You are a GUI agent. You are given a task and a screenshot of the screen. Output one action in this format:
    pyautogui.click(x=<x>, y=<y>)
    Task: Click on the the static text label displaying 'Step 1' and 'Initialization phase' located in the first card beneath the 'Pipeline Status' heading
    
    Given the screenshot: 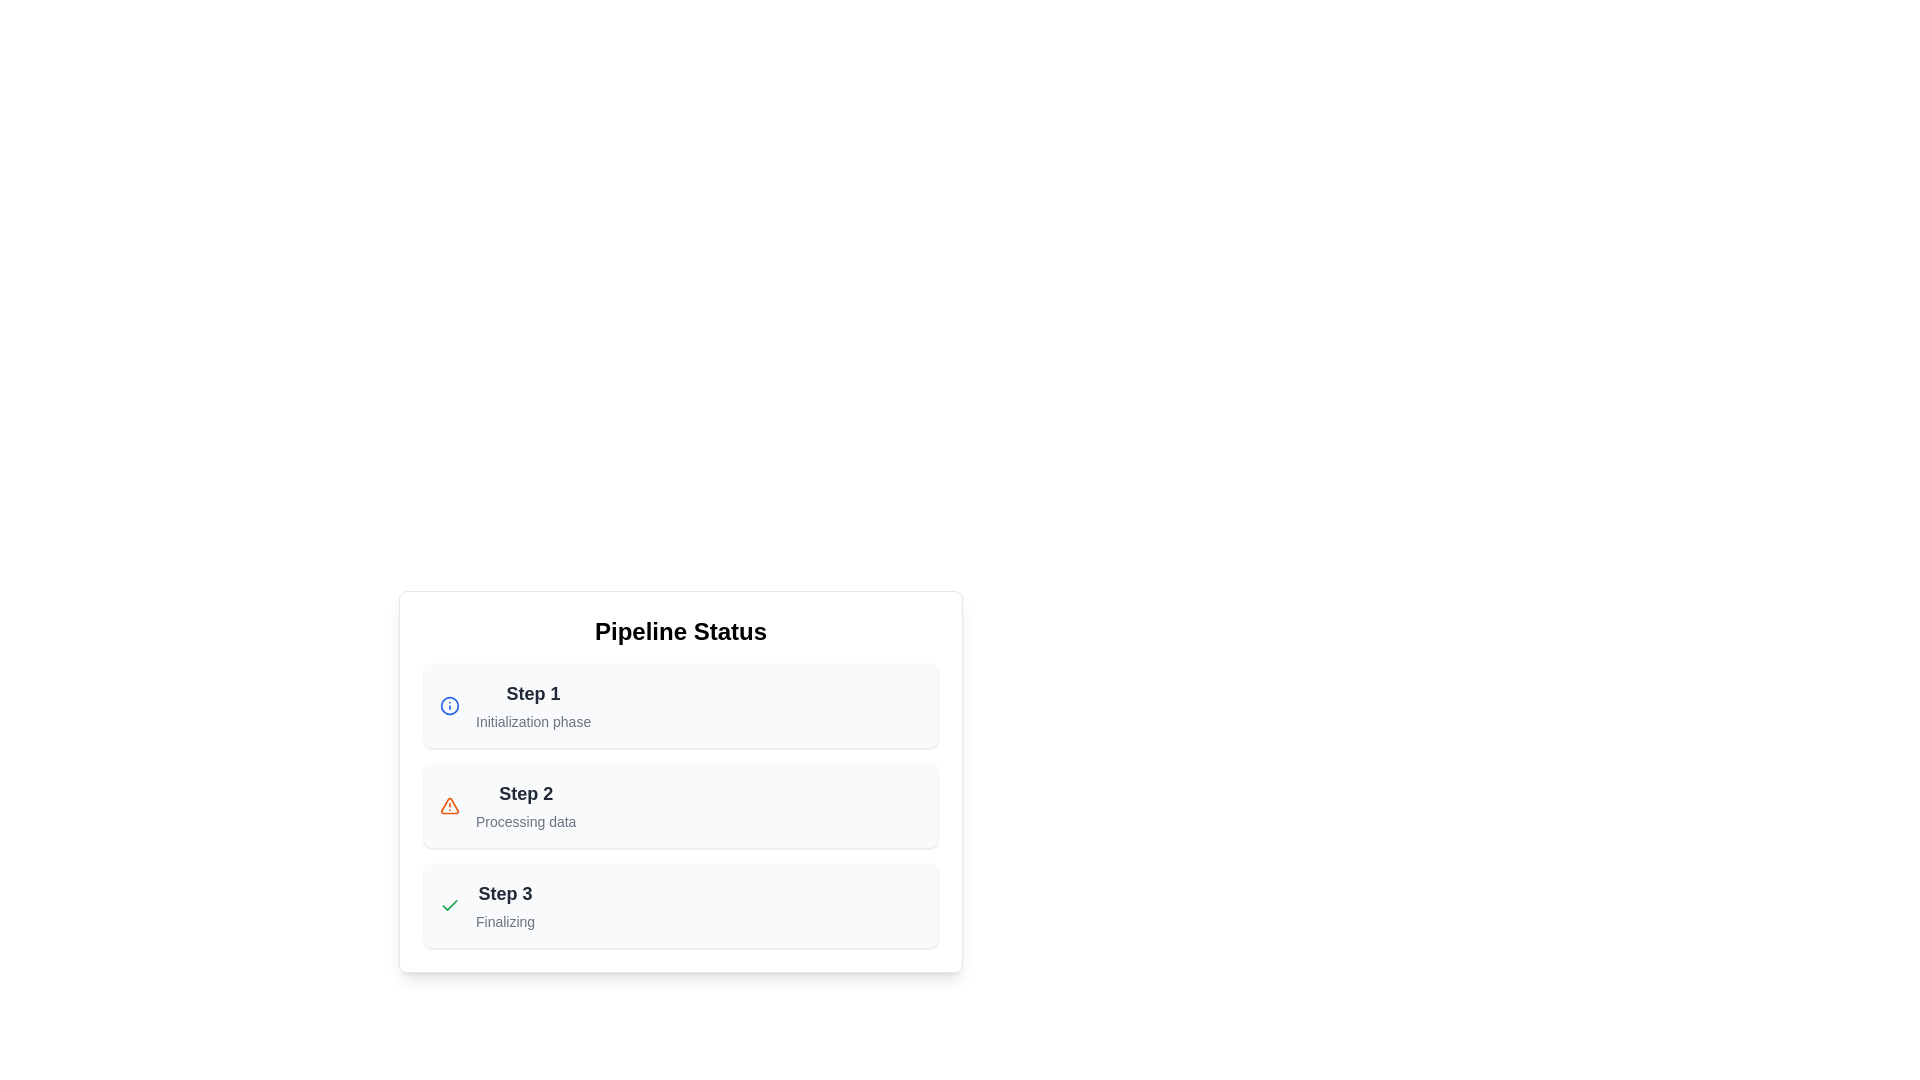 What is the action you would take?
    pyautogui.click(x=533, y=704)
    